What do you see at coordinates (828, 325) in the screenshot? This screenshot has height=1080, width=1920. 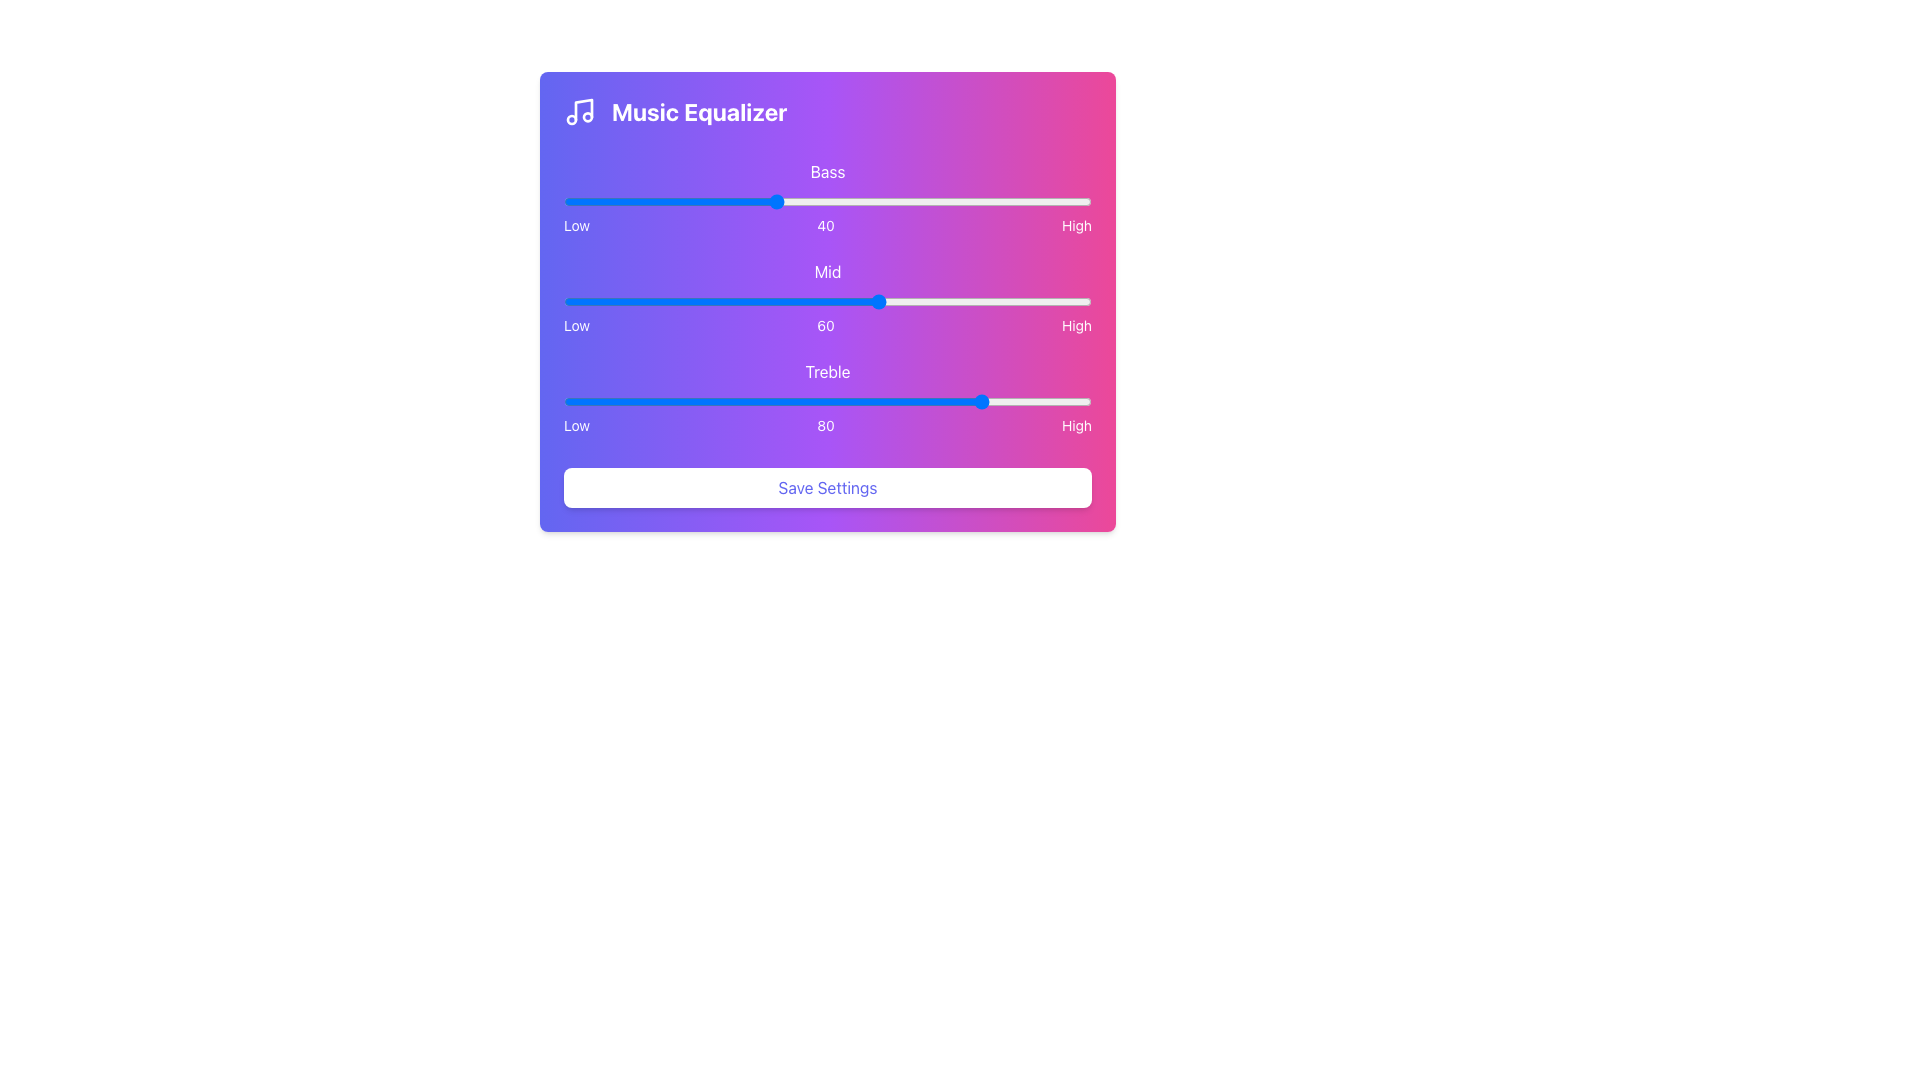 I see `the Text Label Group that consists of three labels: 'Low', '60', and 'High', which is positioned below the 'Mid' slider in the 'Music Equalizer' interface` at bounding box center [828, 325].